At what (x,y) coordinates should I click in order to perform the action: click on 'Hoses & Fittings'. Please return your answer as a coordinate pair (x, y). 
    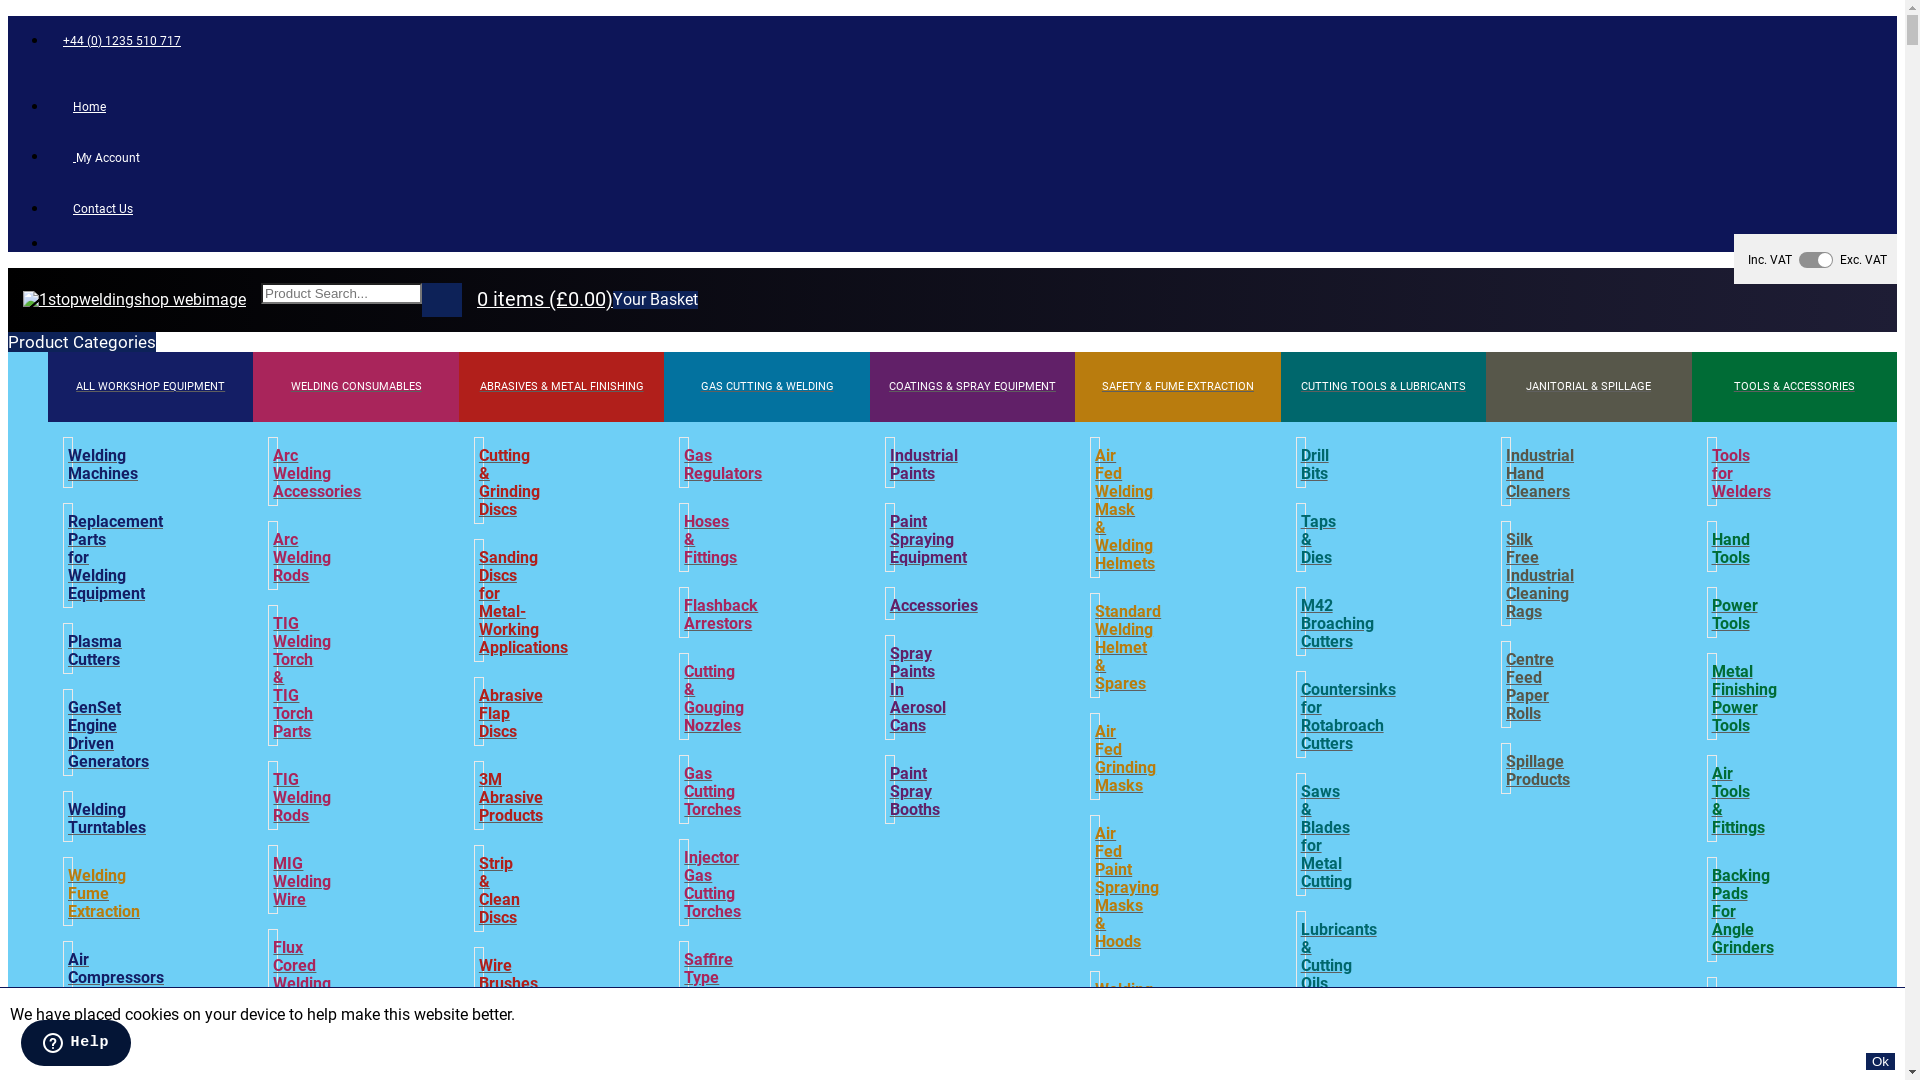
    Looking at the image, I should click on (684, 540).